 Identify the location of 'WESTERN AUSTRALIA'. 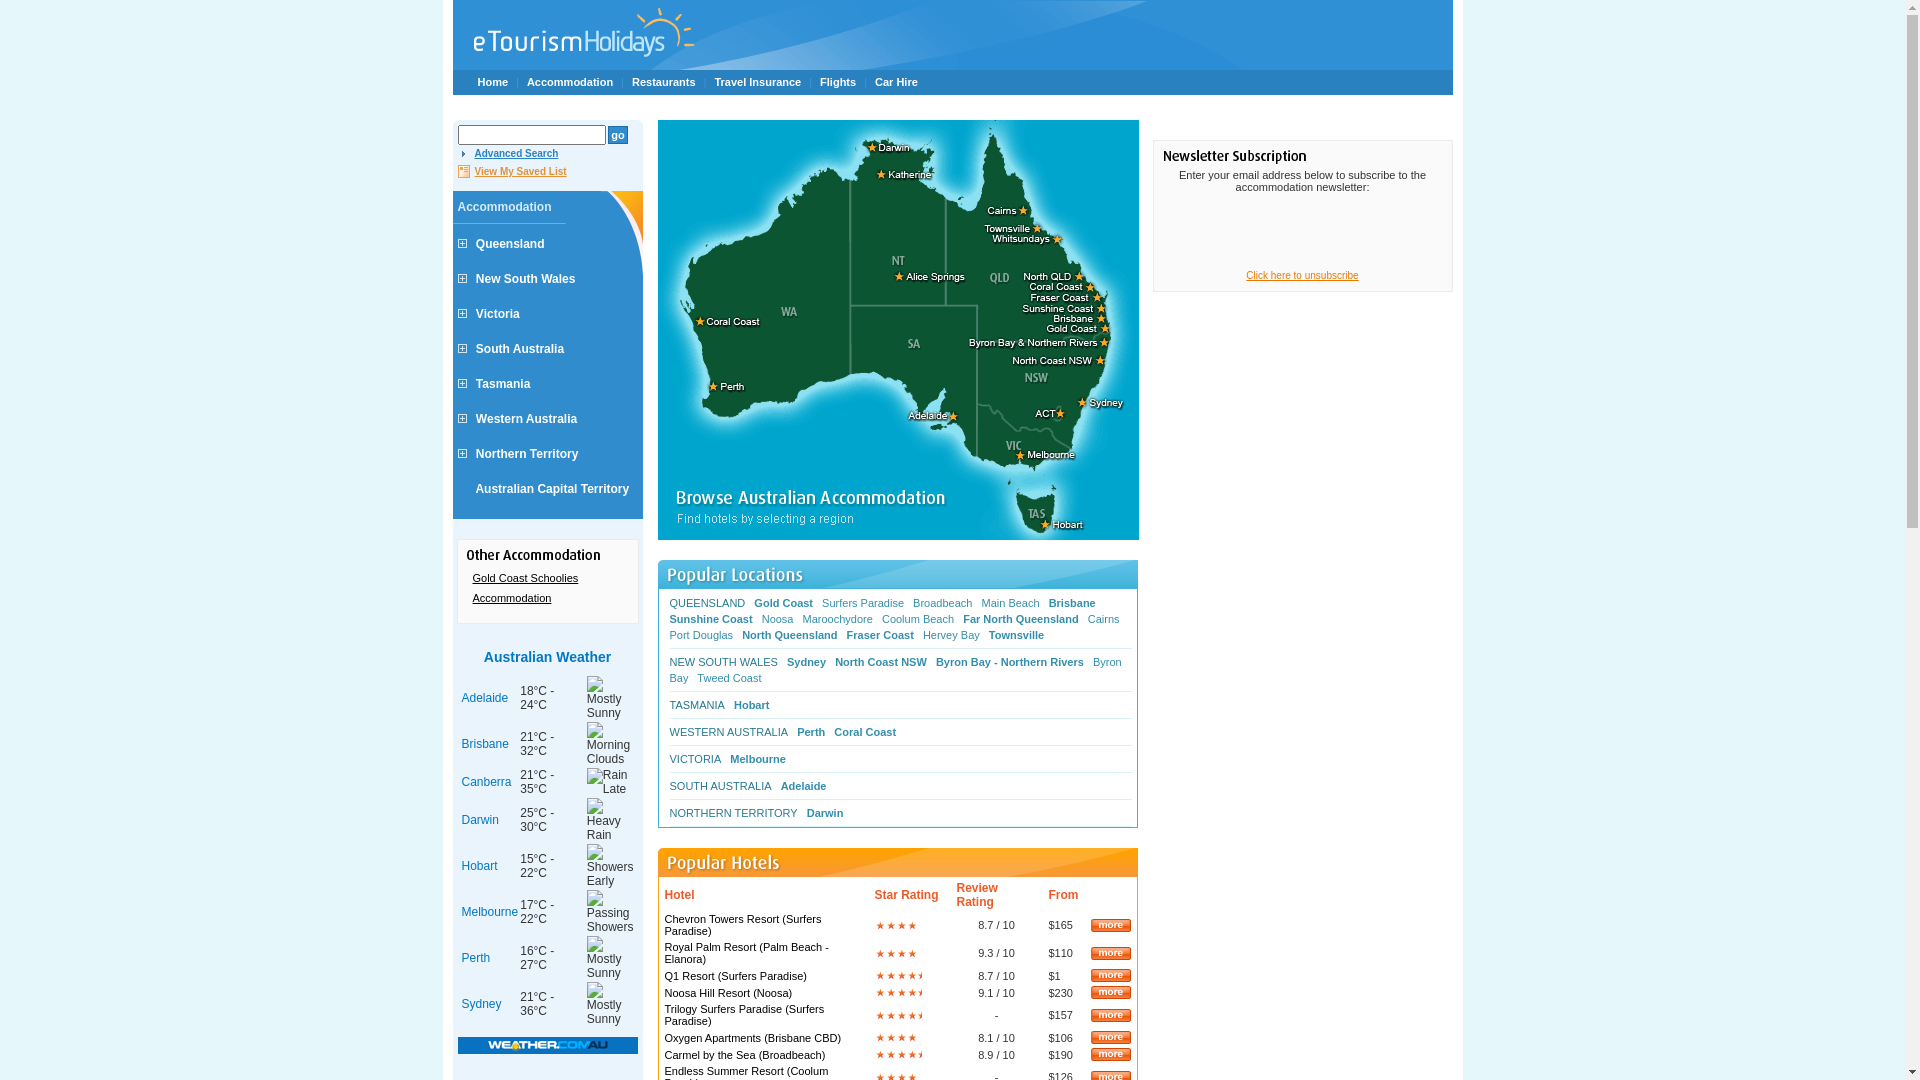
(670, 732).